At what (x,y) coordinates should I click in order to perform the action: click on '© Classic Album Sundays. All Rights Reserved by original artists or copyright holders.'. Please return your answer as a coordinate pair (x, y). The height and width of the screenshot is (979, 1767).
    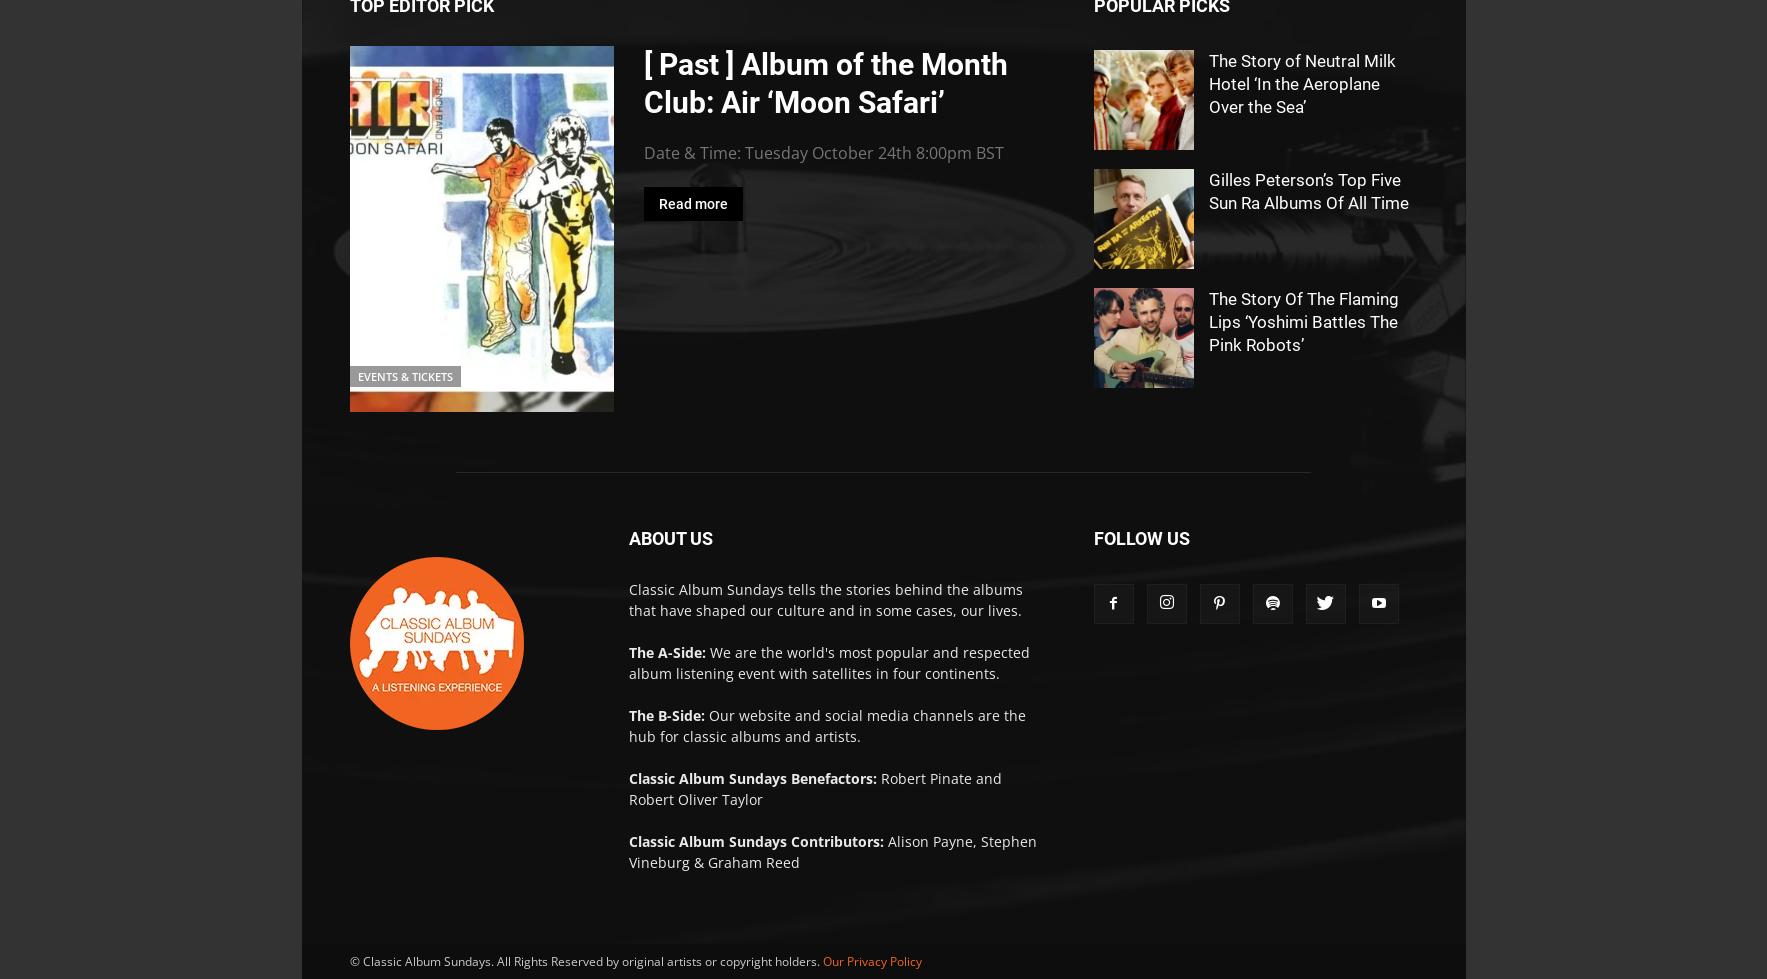
    Looking at the image, I should click on (348, 960).